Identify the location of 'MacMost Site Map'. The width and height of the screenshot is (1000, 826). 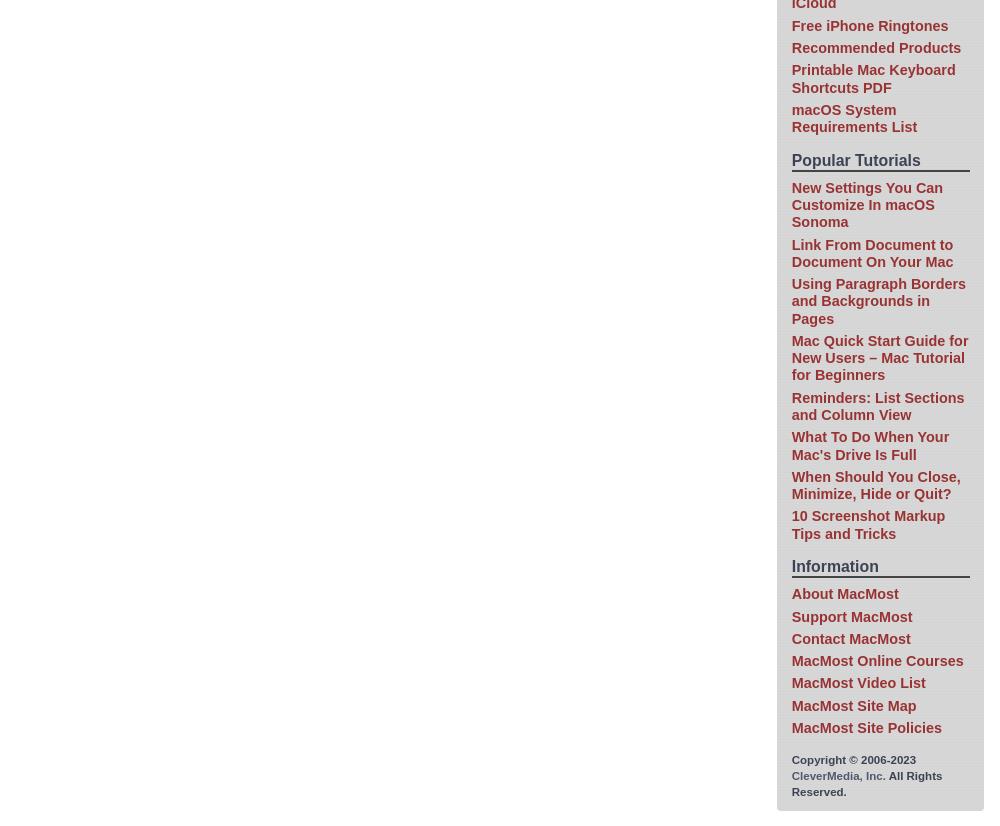
(791, 703).